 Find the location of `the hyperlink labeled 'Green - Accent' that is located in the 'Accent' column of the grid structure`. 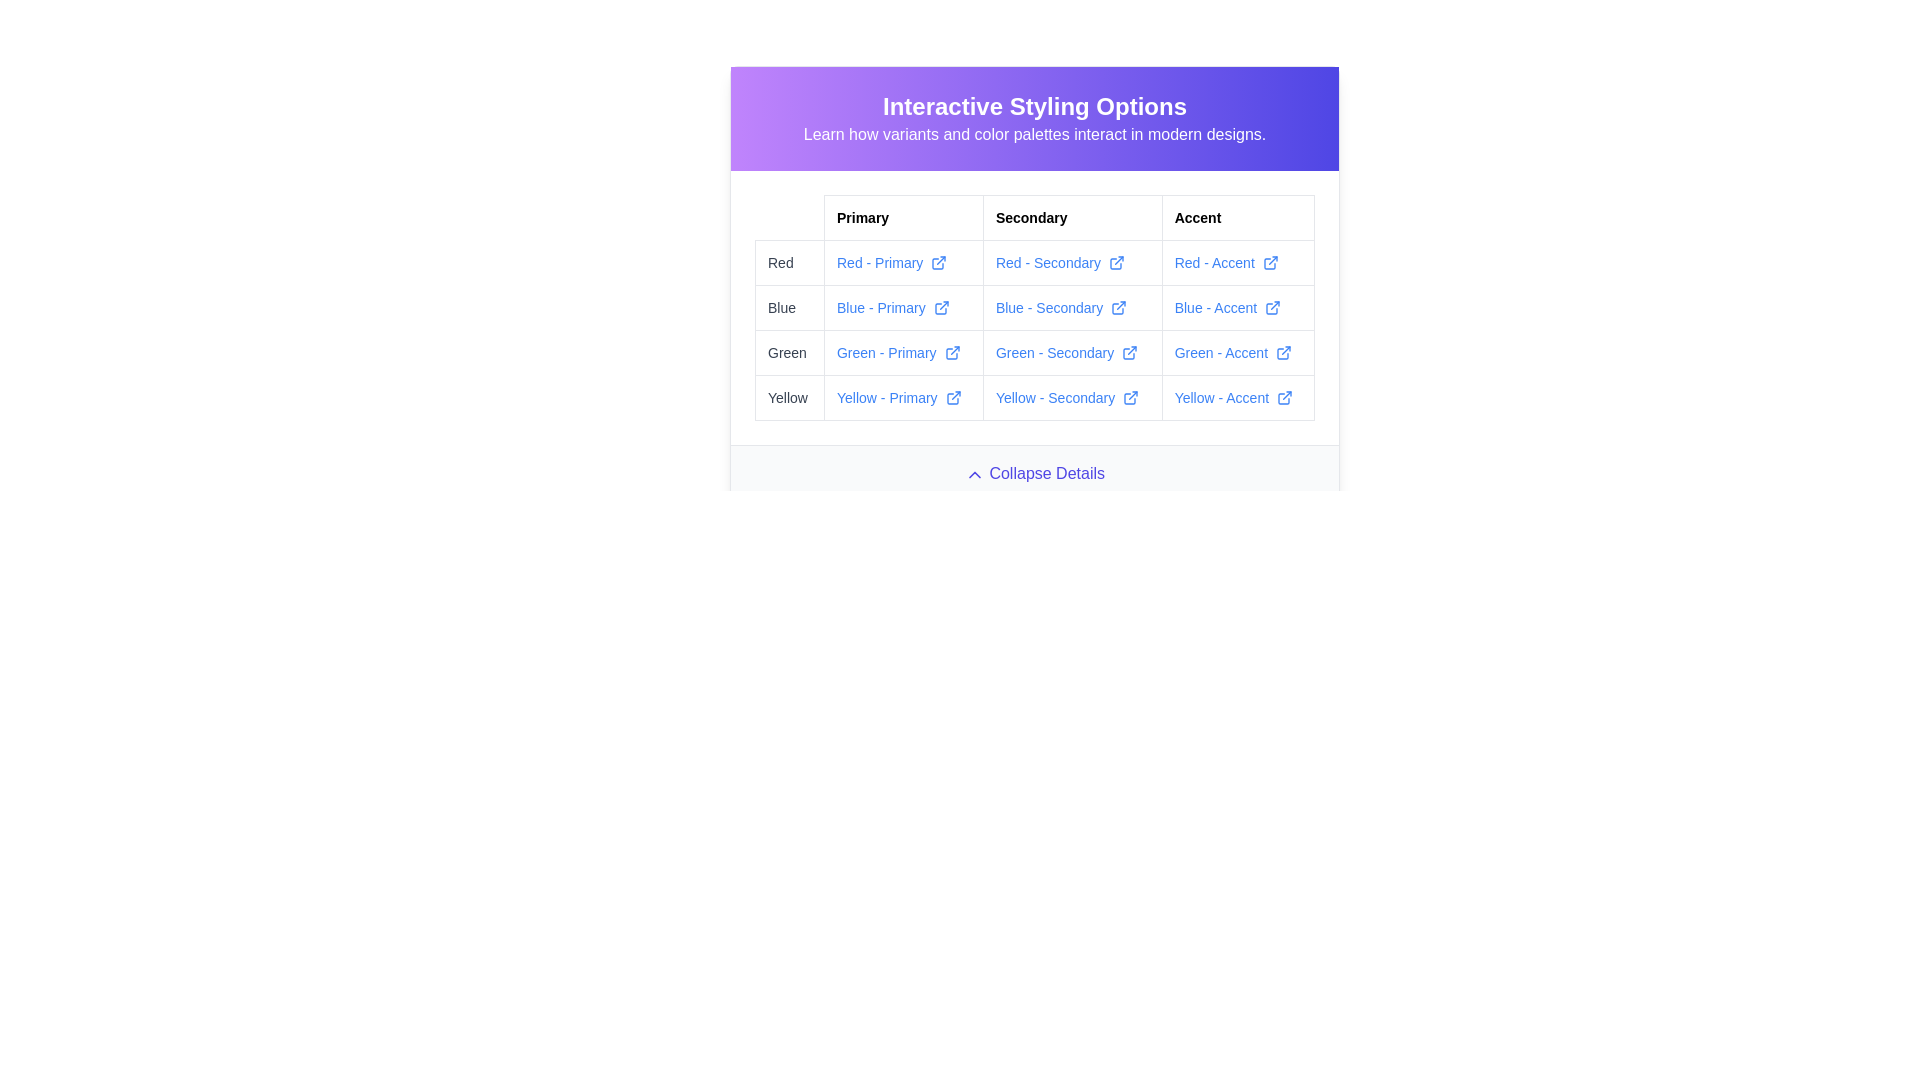

the hyperlink labeled 'Green - Accent' that is located in the 'Accent' column of the grid structure is located at coordinates (1237, 352).